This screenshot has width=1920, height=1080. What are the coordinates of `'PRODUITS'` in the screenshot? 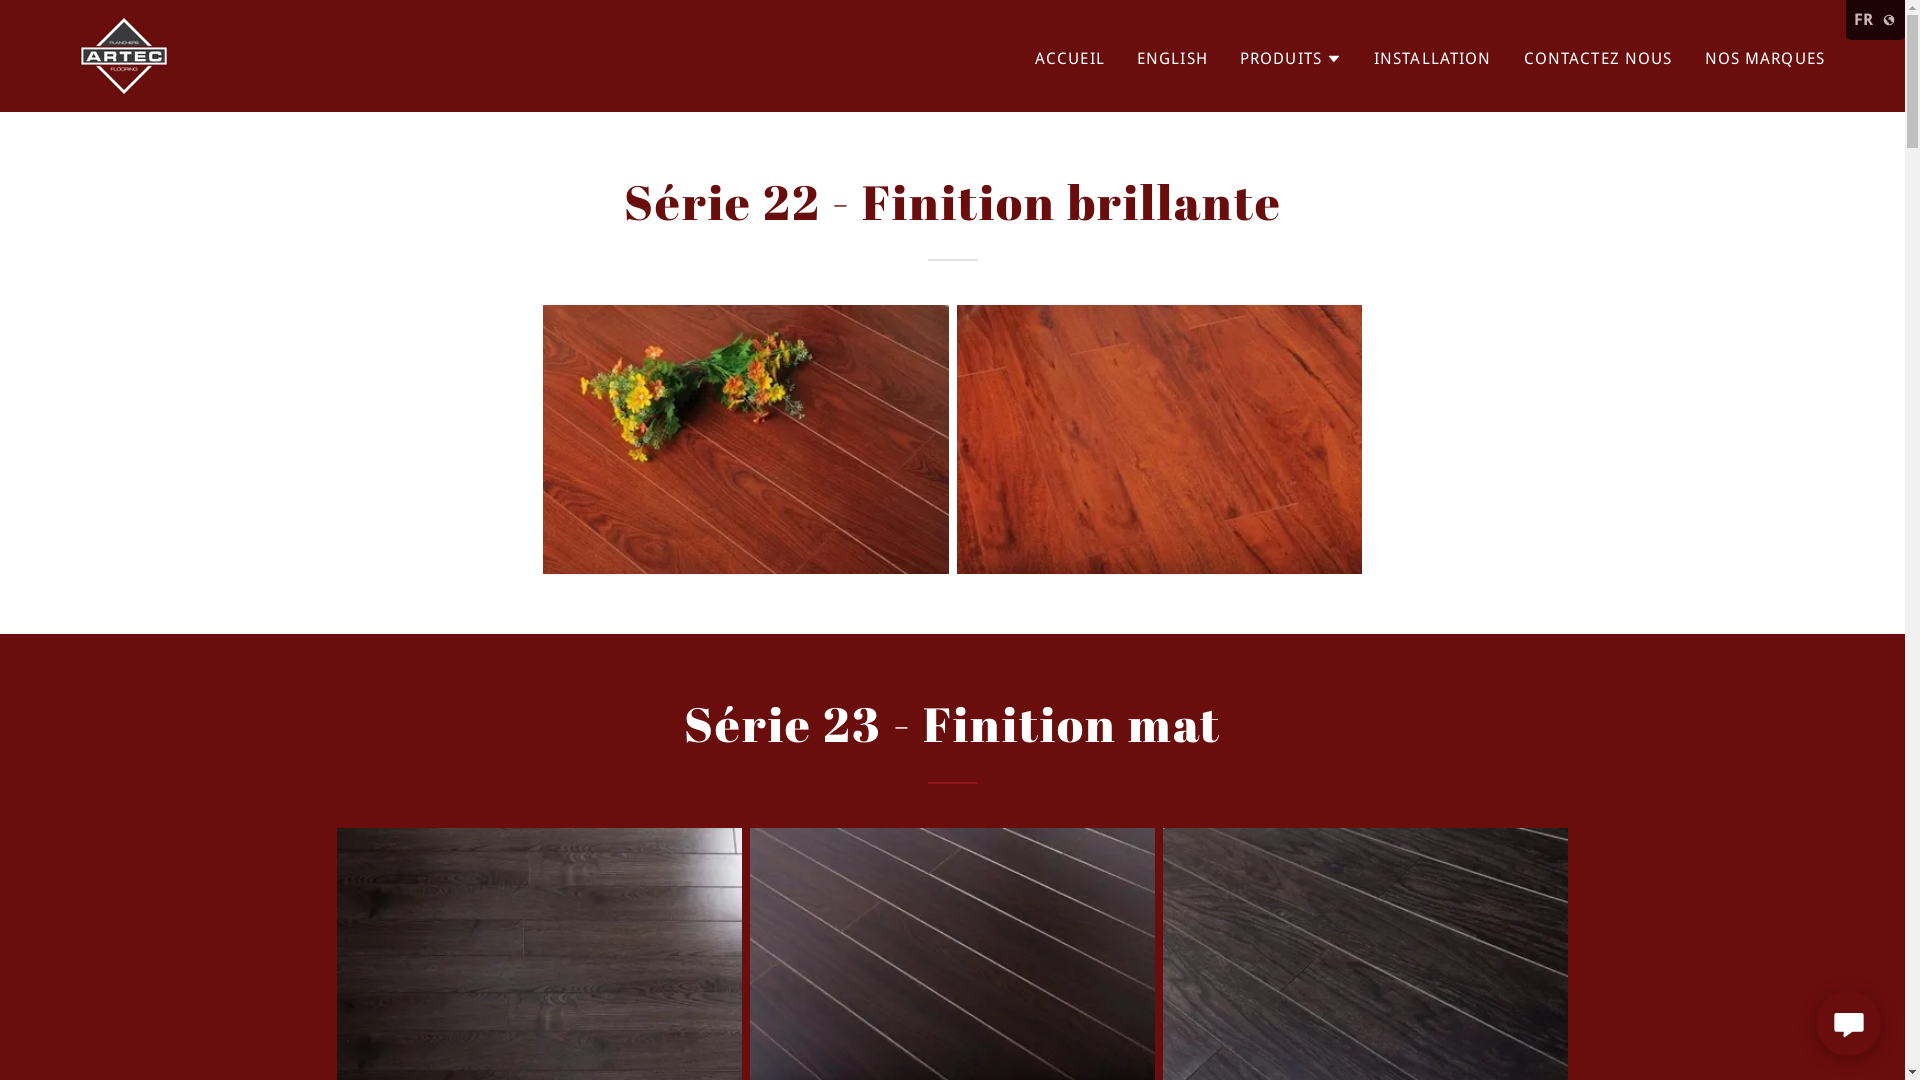 It's located at (1238, 56).